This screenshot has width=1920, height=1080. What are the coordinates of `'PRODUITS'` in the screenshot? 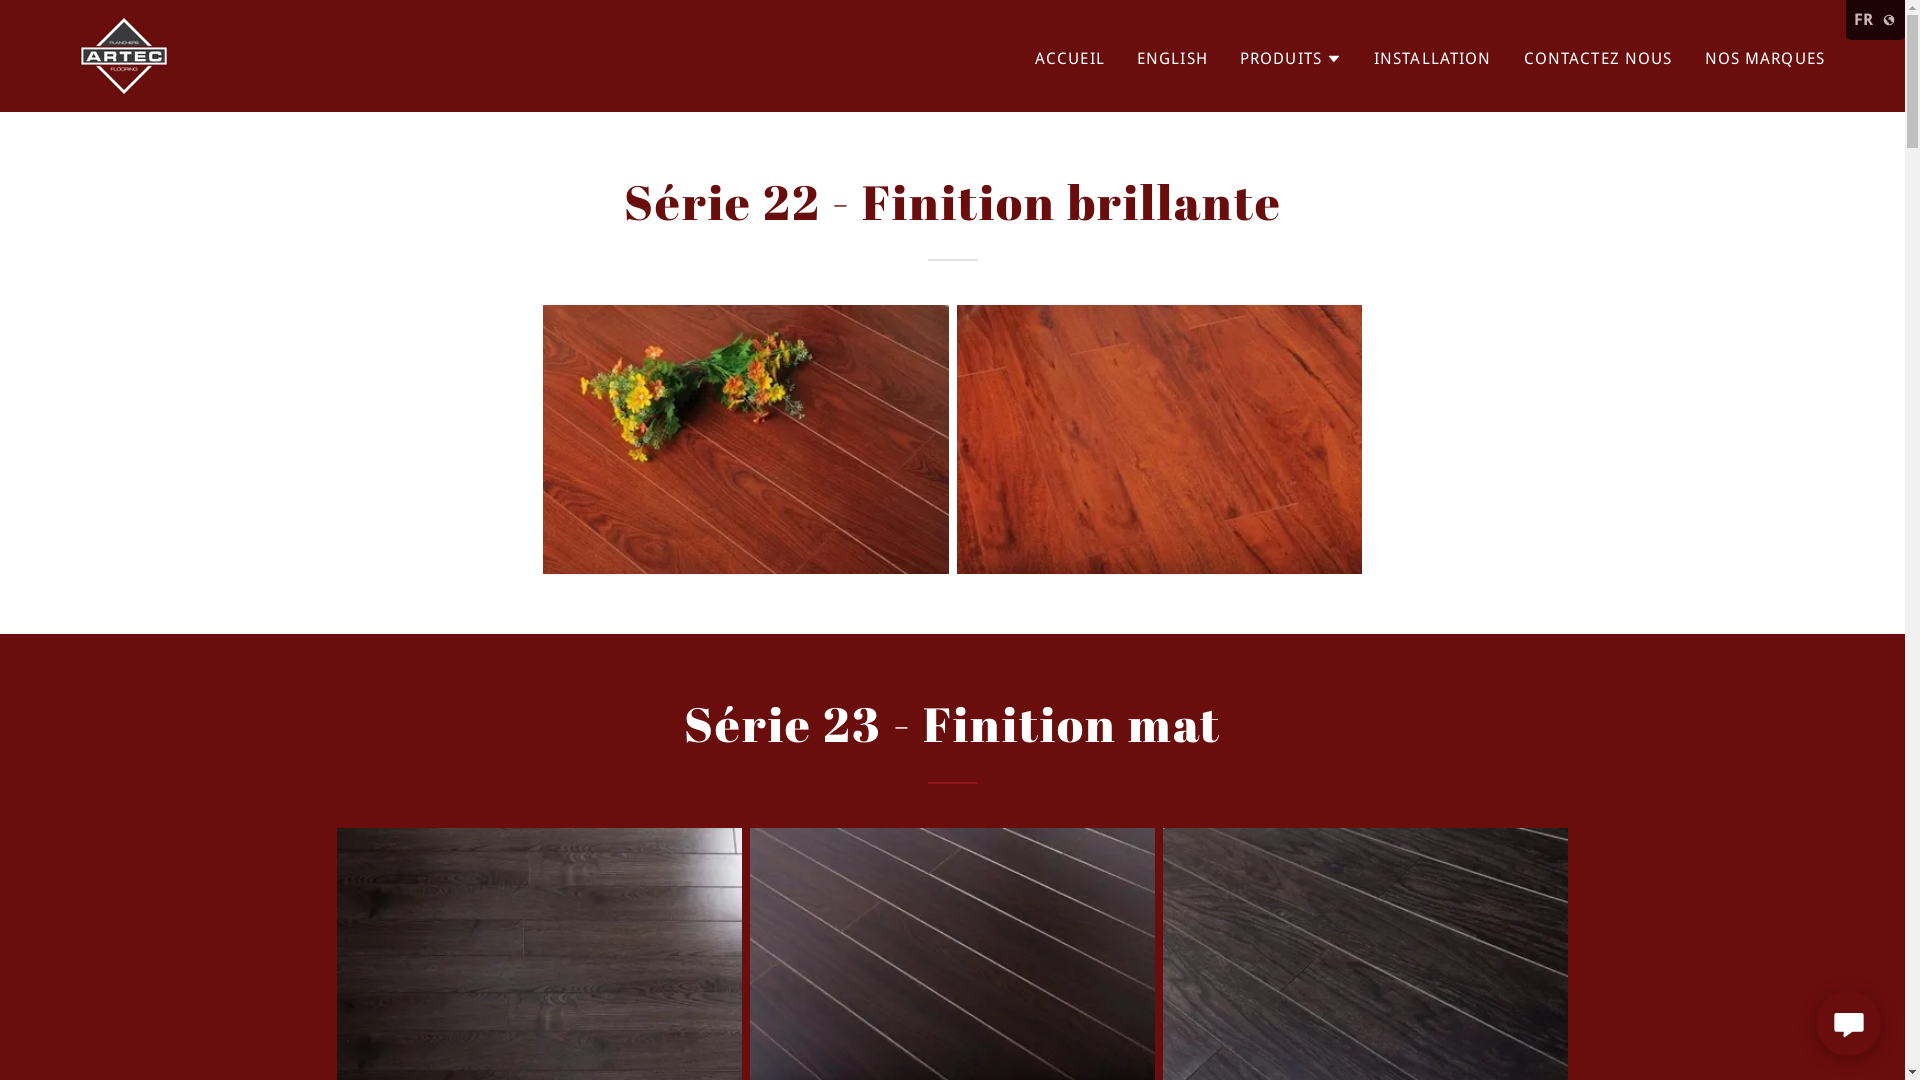 It's located at (1238, 56).